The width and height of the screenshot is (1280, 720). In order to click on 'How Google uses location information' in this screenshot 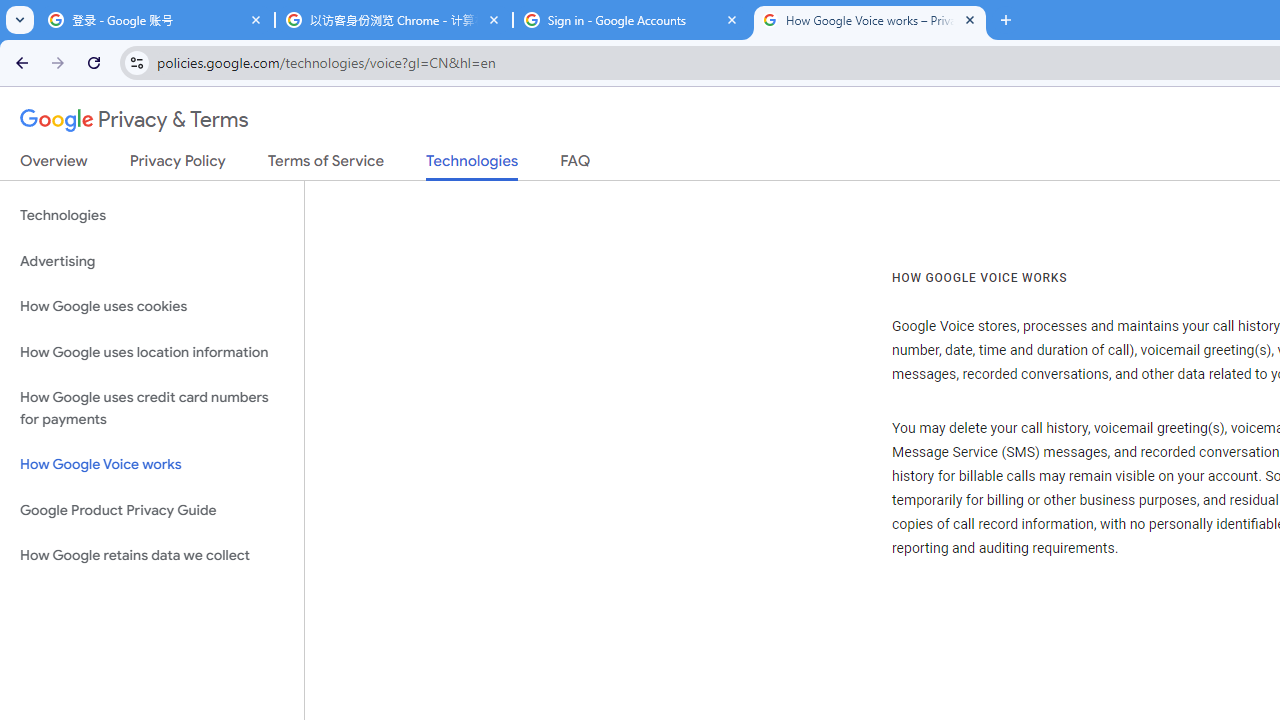, I will do `click(151, 351)`.